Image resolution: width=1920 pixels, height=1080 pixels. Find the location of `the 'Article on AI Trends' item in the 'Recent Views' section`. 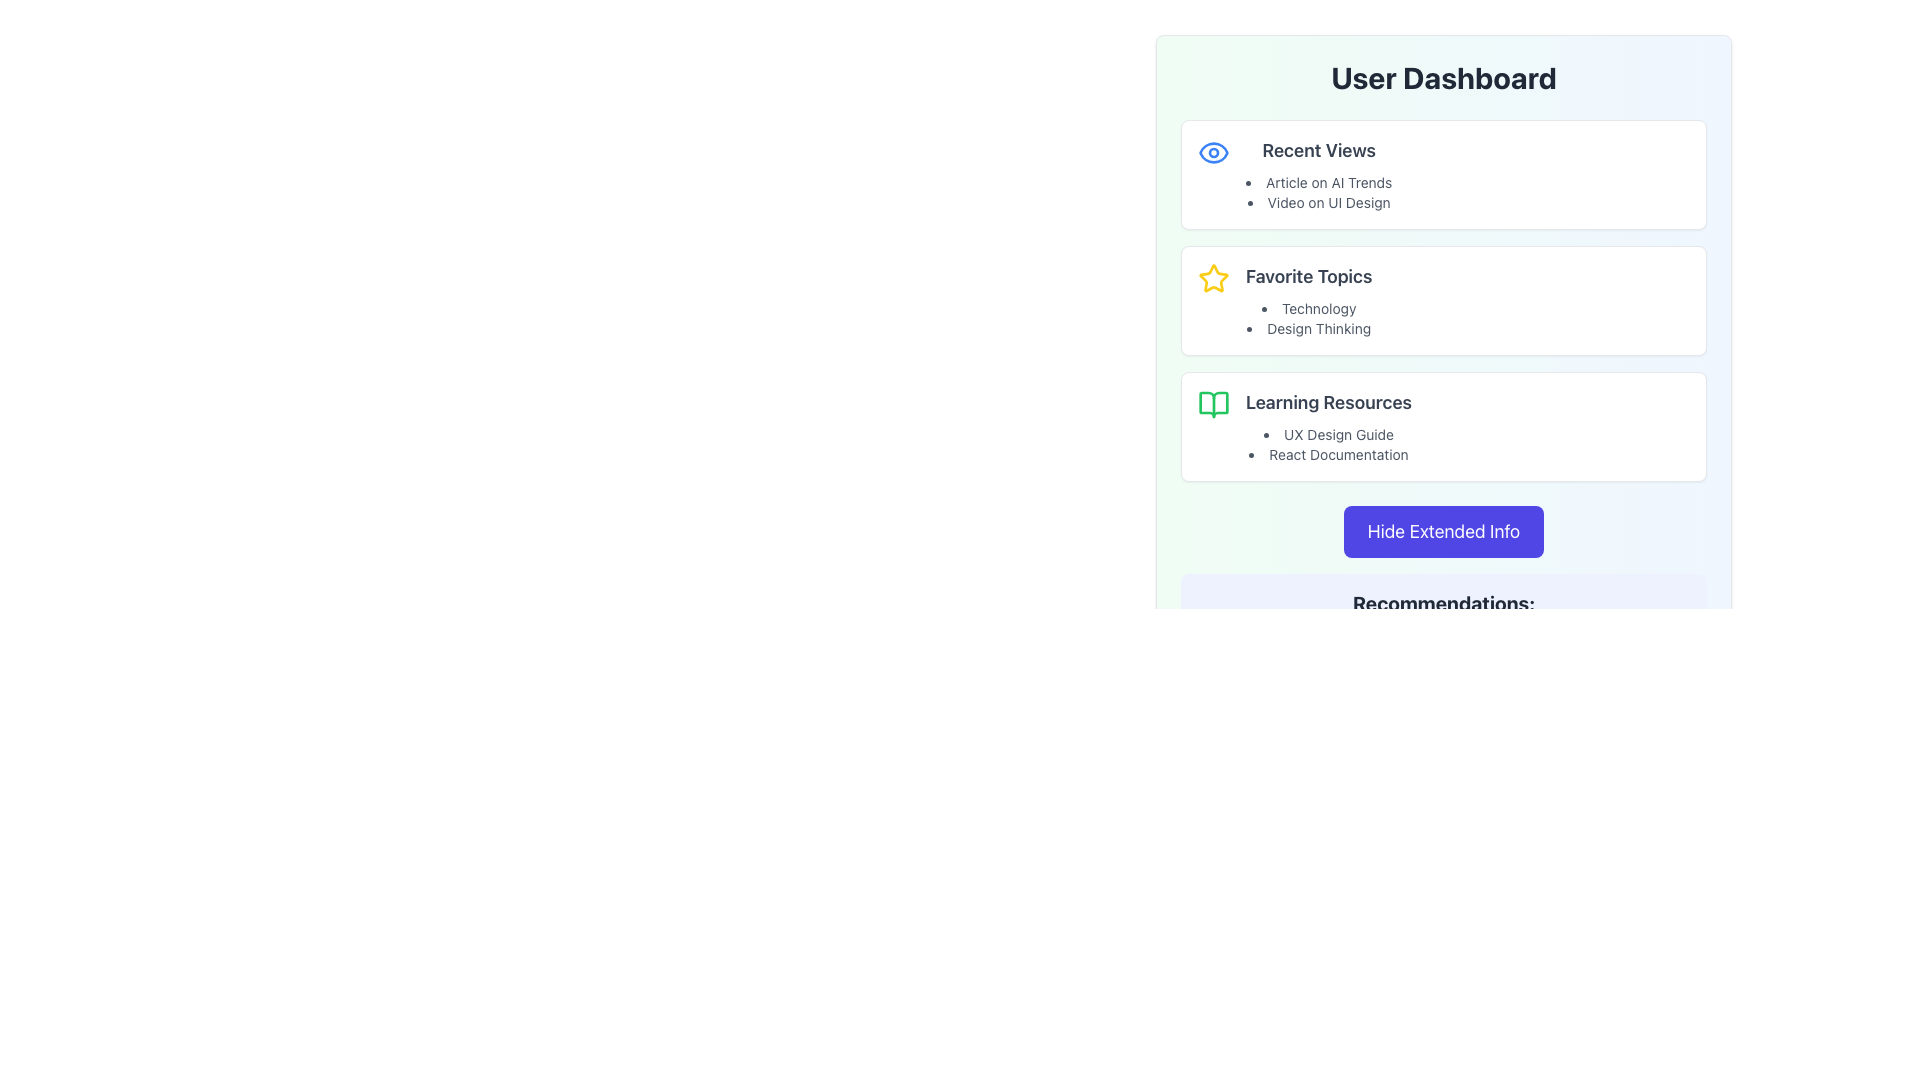

the 'Article on AI Trends' item in the 'Recent Views' section is located at coordinates (1319, 173).